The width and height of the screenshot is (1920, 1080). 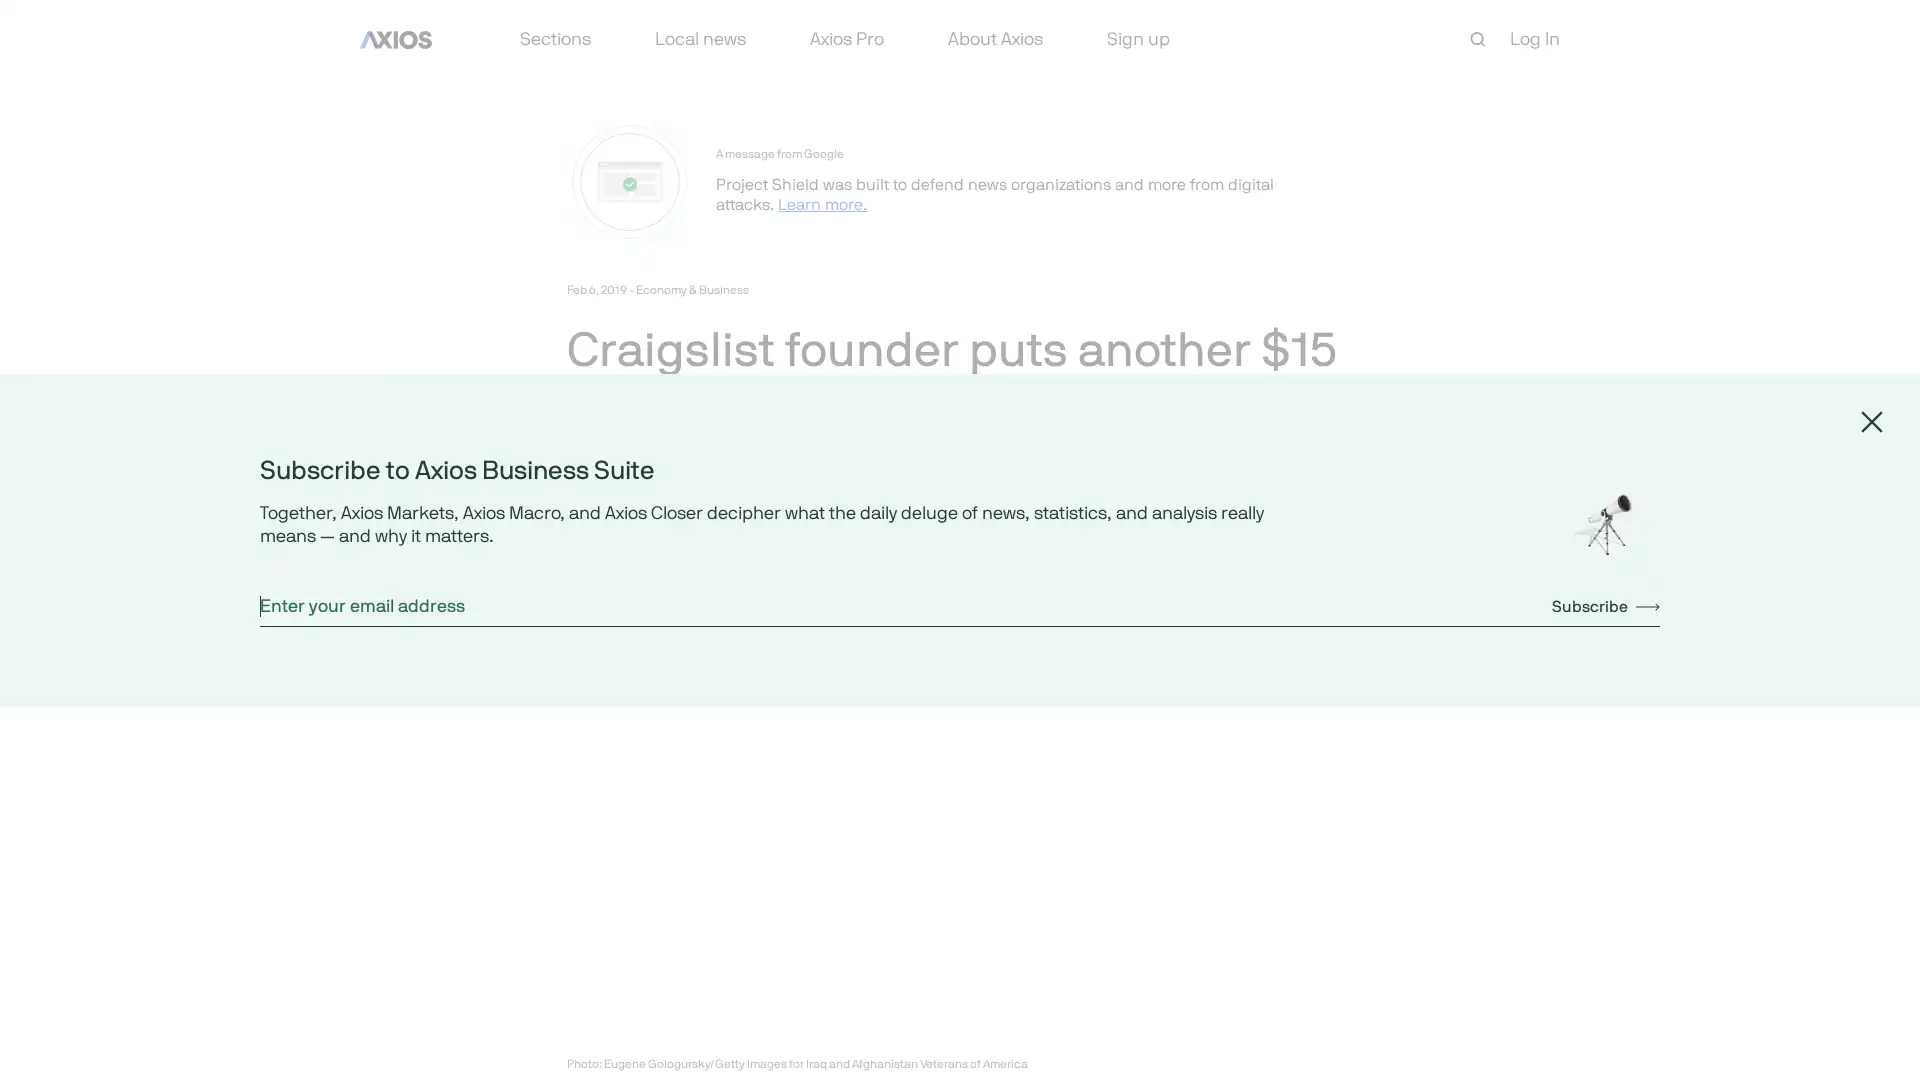 I want to click on email, so click(x=724, y=543).